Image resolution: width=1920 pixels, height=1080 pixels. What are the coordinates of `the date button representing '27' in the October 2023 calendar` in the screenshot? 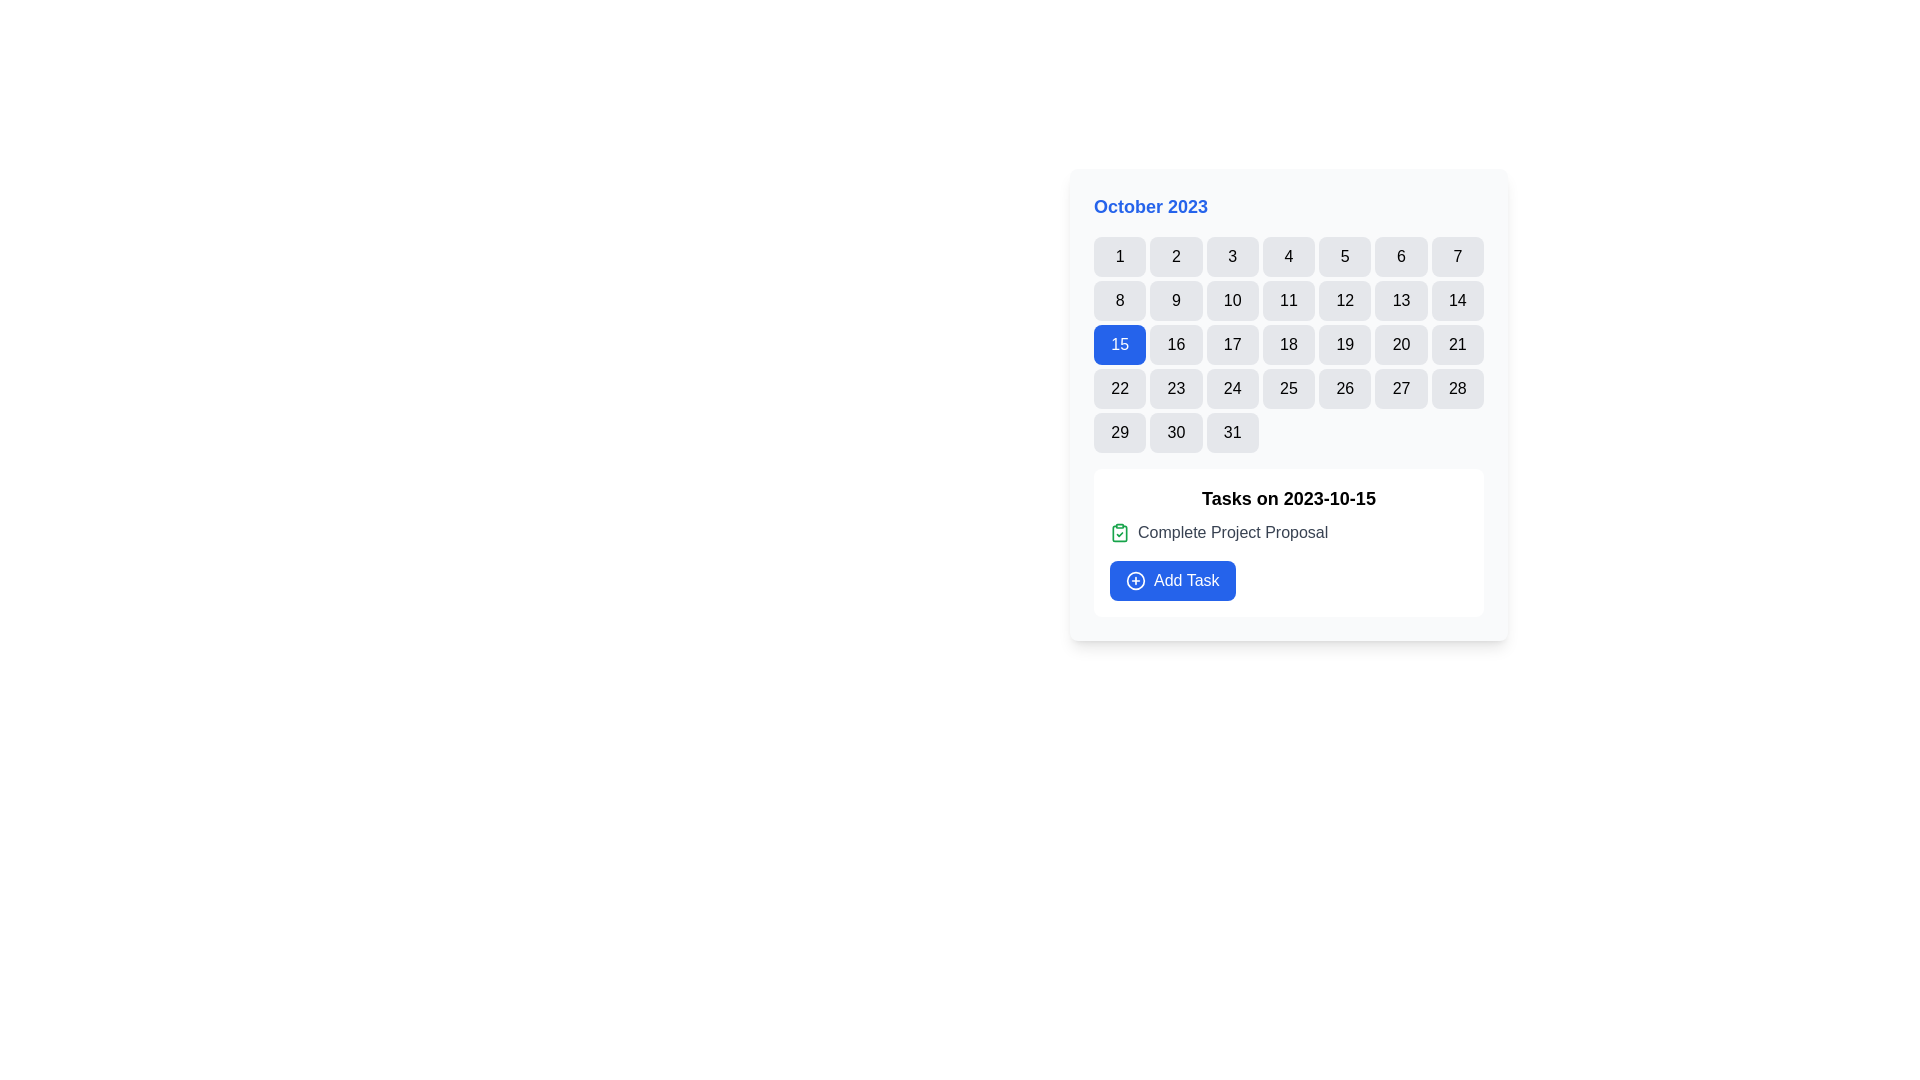 It's located at (1400, 389).